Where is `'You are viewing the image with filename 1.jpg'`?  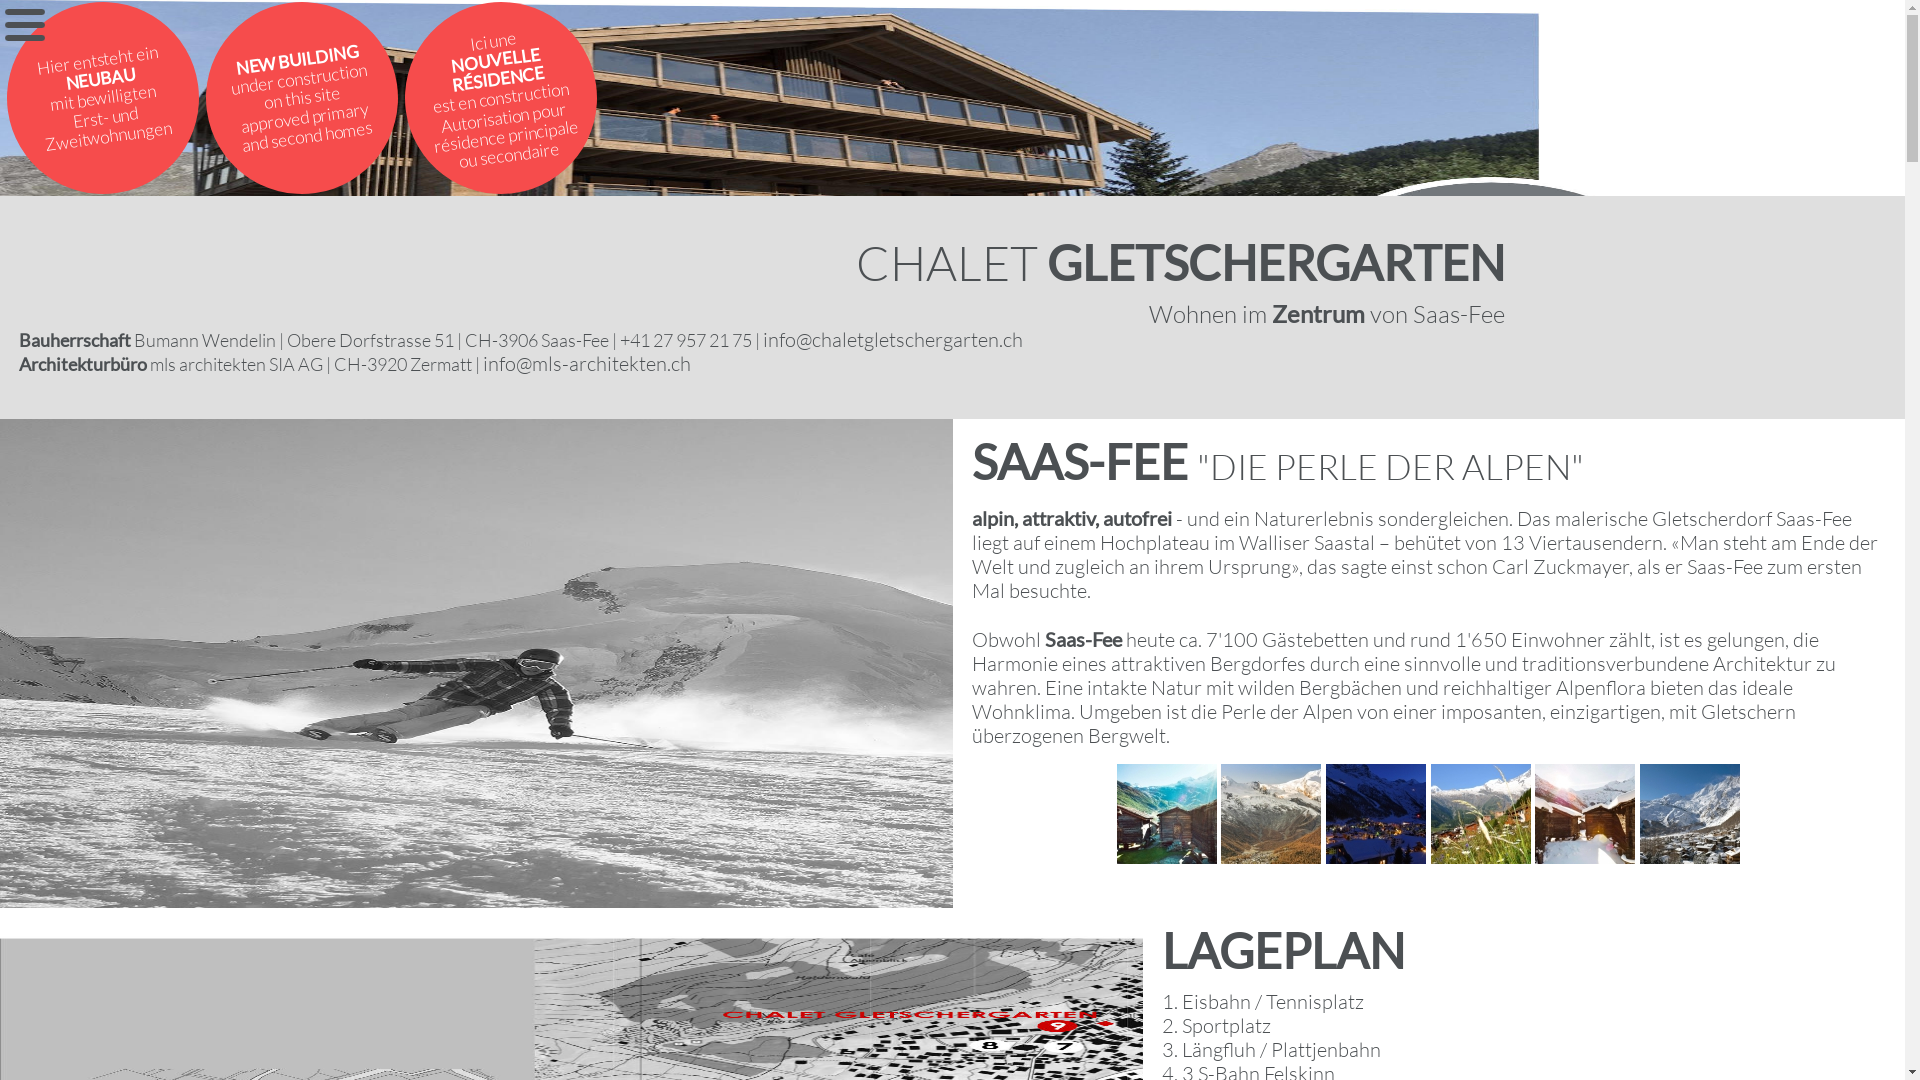
'You are viewing the image with filename 1.jpg' is located at coordinates (1116, 813).